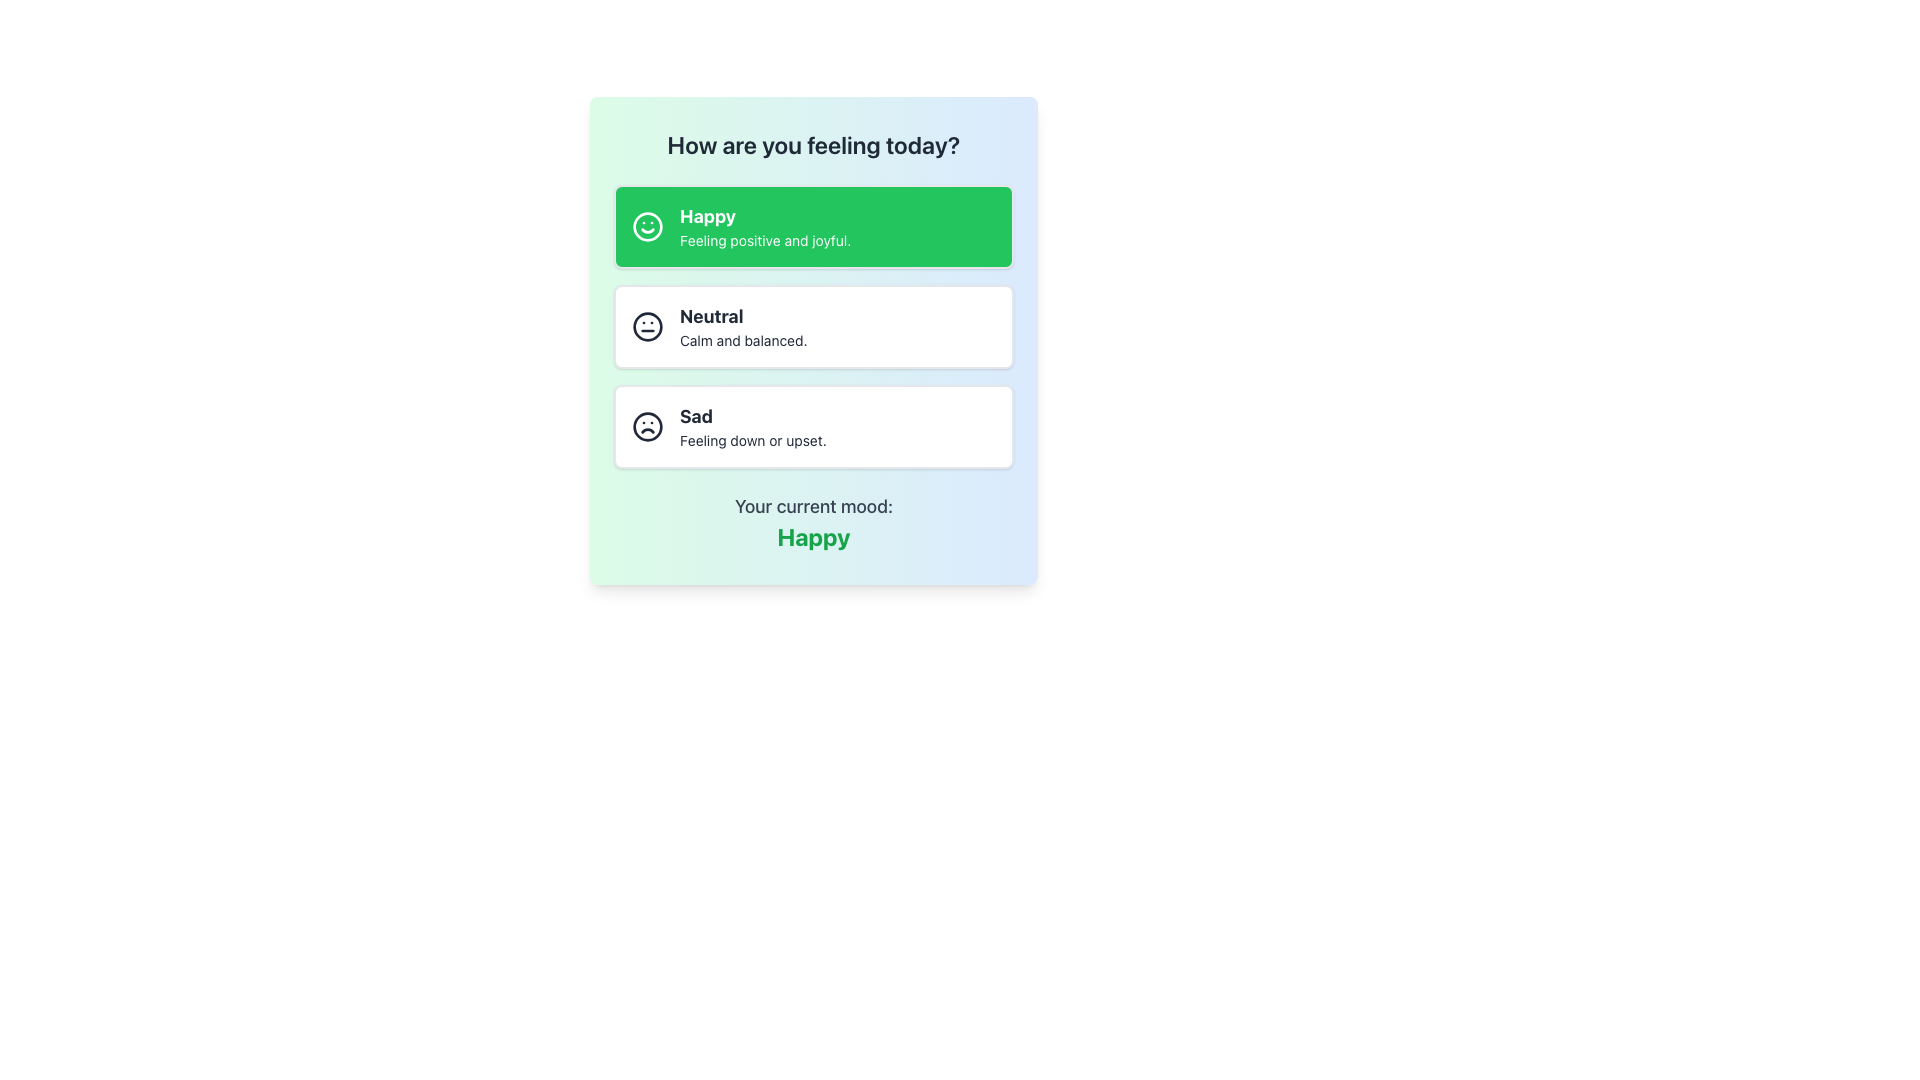 The image size is (1920, 1080). What do you see at coordinates (648, 426) in the screenshot?
I see `the SVG Icon representing the 'Sad' mood option, which is located to the left of the 'Sad' text in the third selection of mood options` at bounding box center [648, 426].